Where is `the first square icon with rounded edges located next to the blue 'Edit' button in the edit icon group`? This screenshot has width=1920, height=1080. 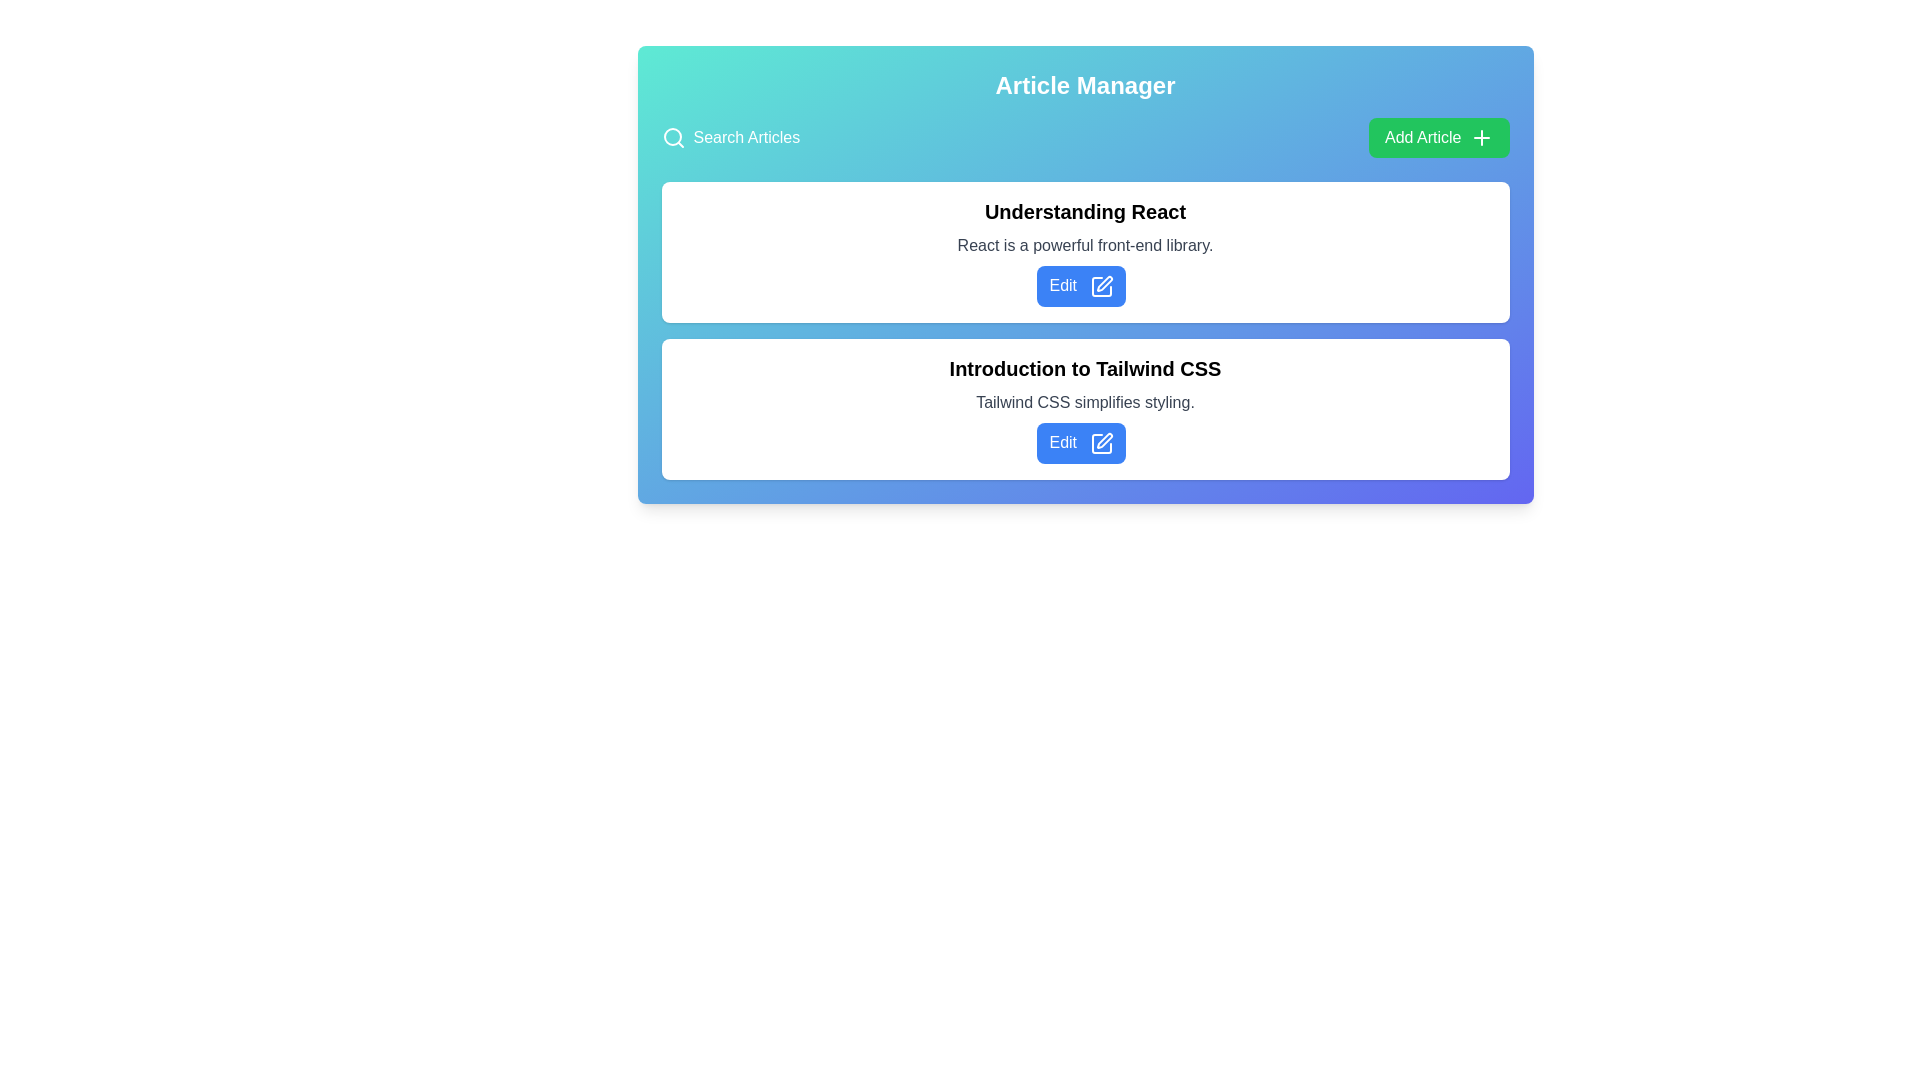
the first square icon with rounded edges located next to the blue 'Edit' button in the edit icon group is located at coordinates (1100, 286).